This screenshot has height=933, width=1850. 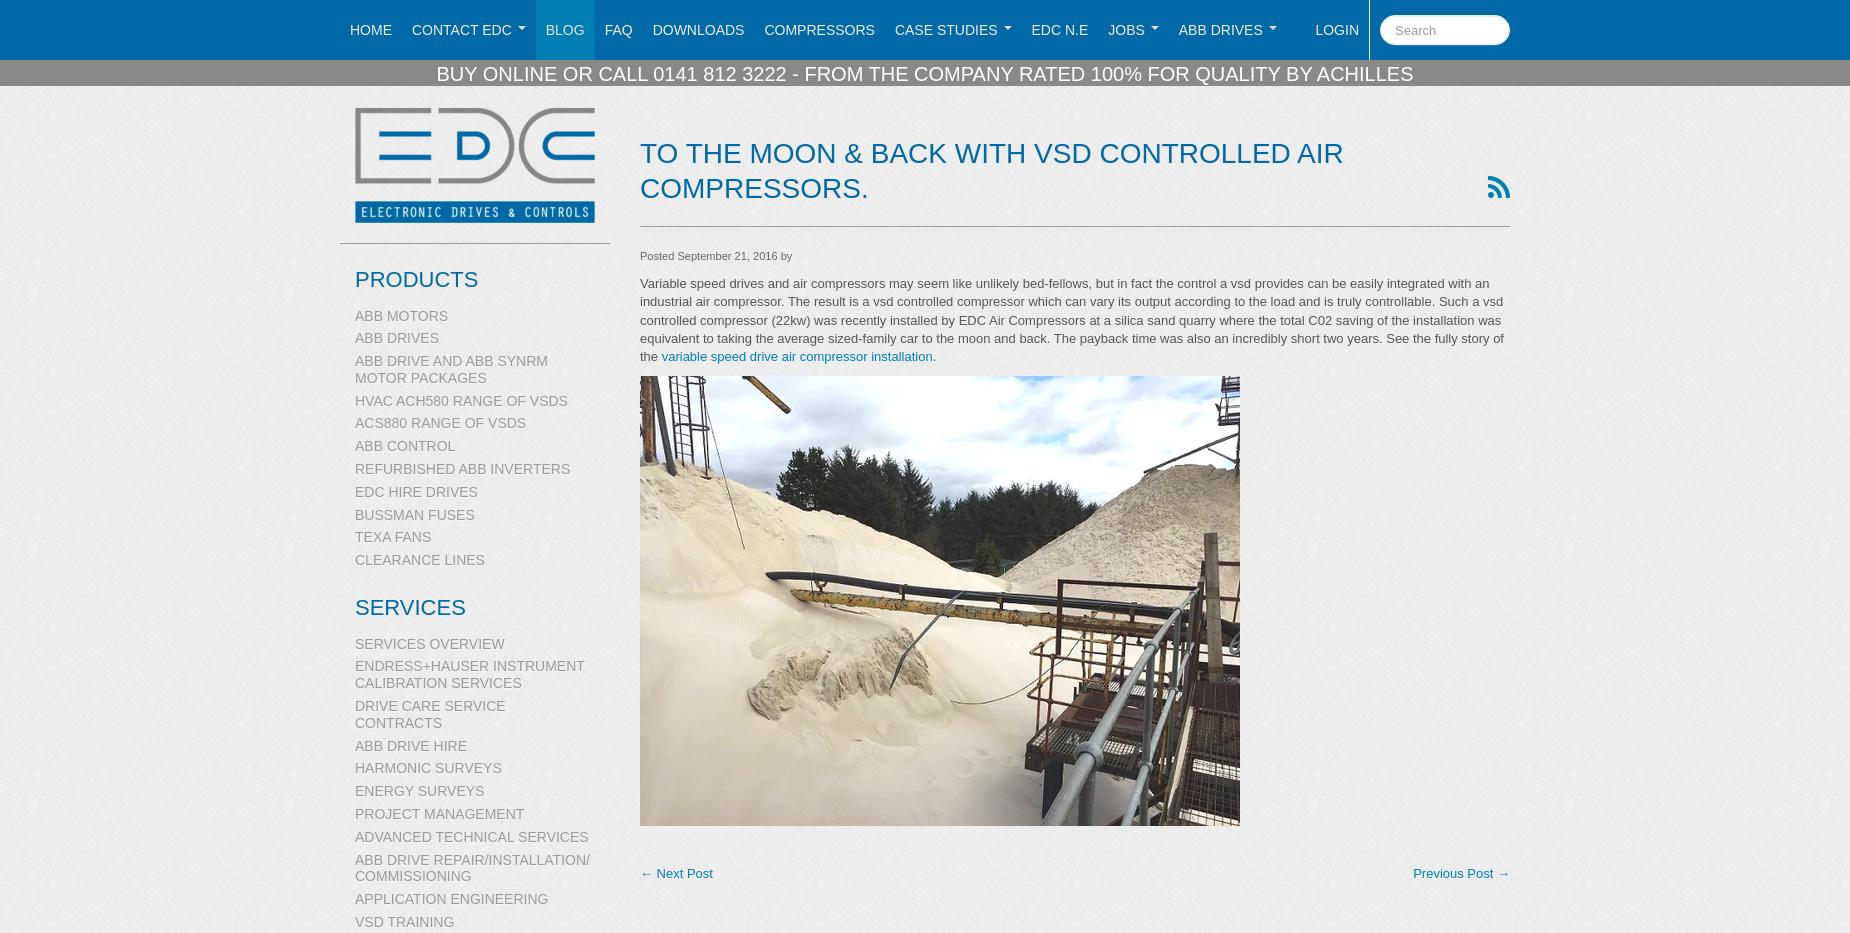 What do you see at coordinates (354, 813) in the screenshot?
I see `'Project Management'` at bounding box center [354, 813].